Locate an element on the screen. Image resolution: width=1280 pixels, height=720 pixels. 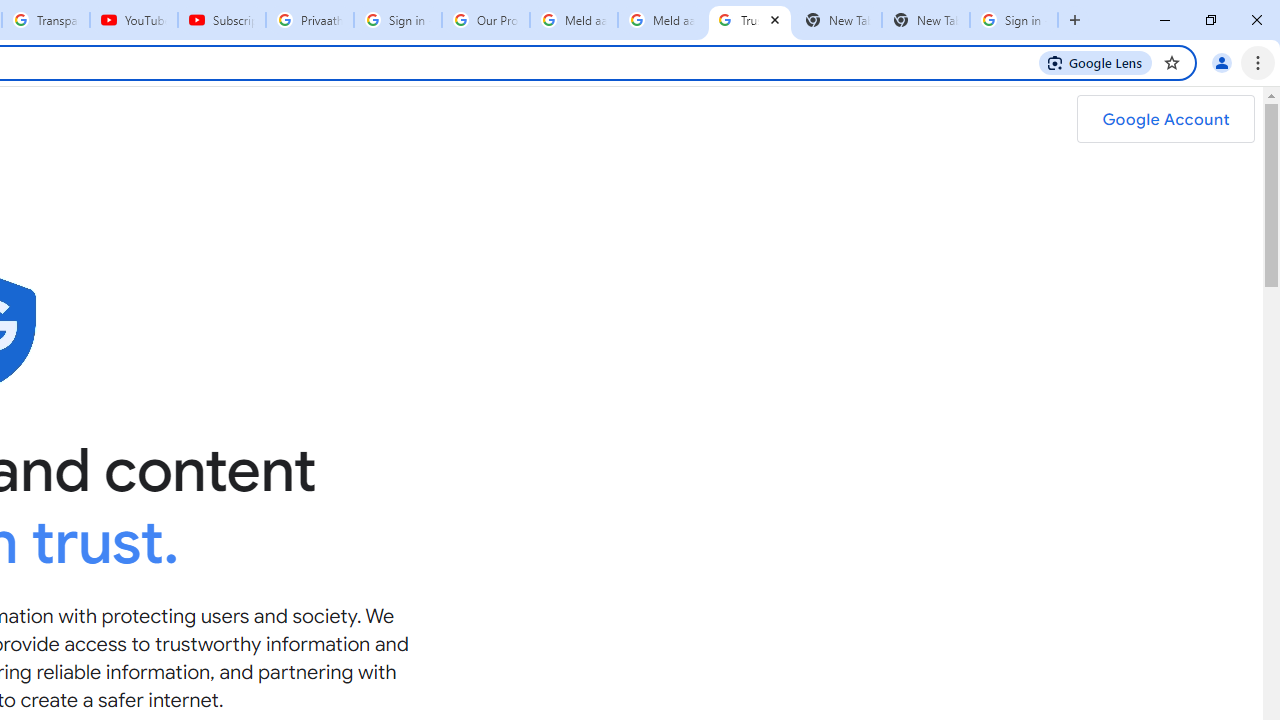
'Search with Google Lens' is located at coordinates (1094, 61).